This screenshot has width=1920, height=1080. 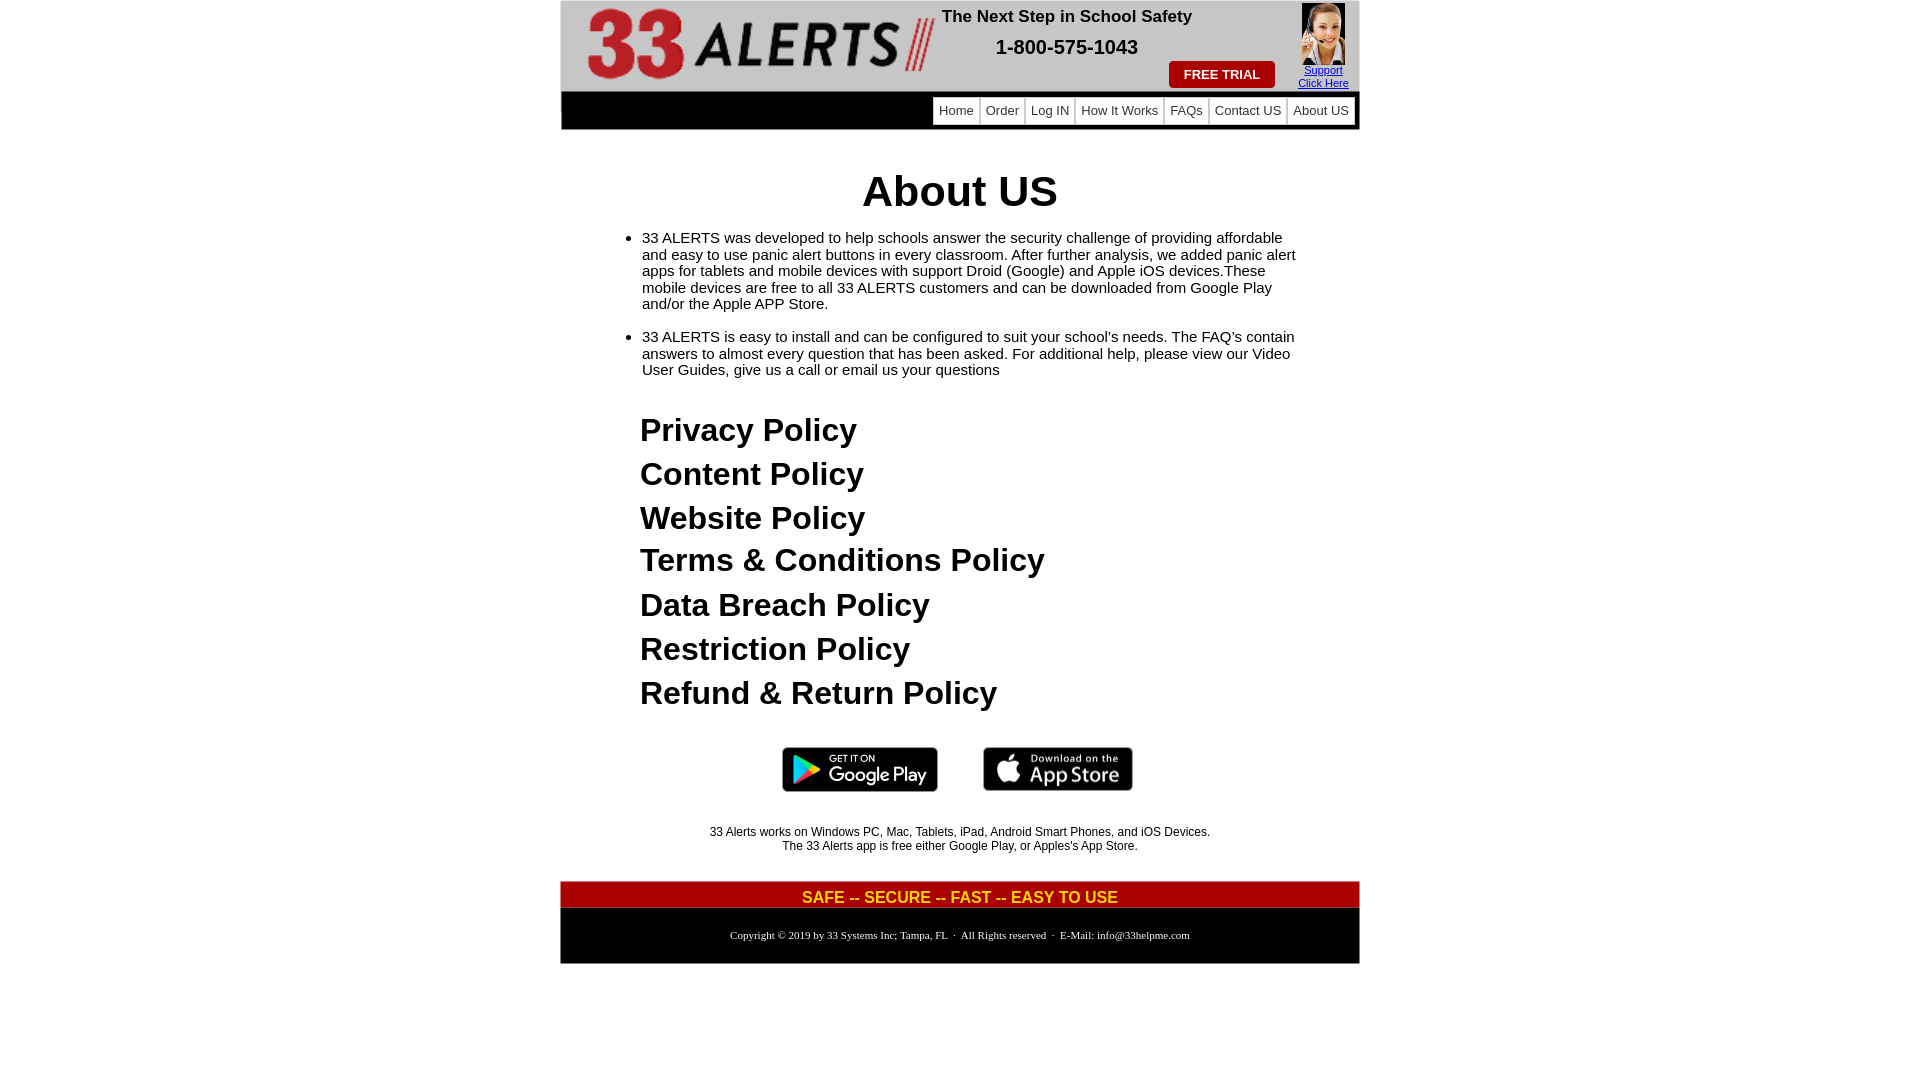 What do you see at coordinates (1118, 111) in the screenshot?
I see `'How It Works'` at bounding box center [1118, 111].